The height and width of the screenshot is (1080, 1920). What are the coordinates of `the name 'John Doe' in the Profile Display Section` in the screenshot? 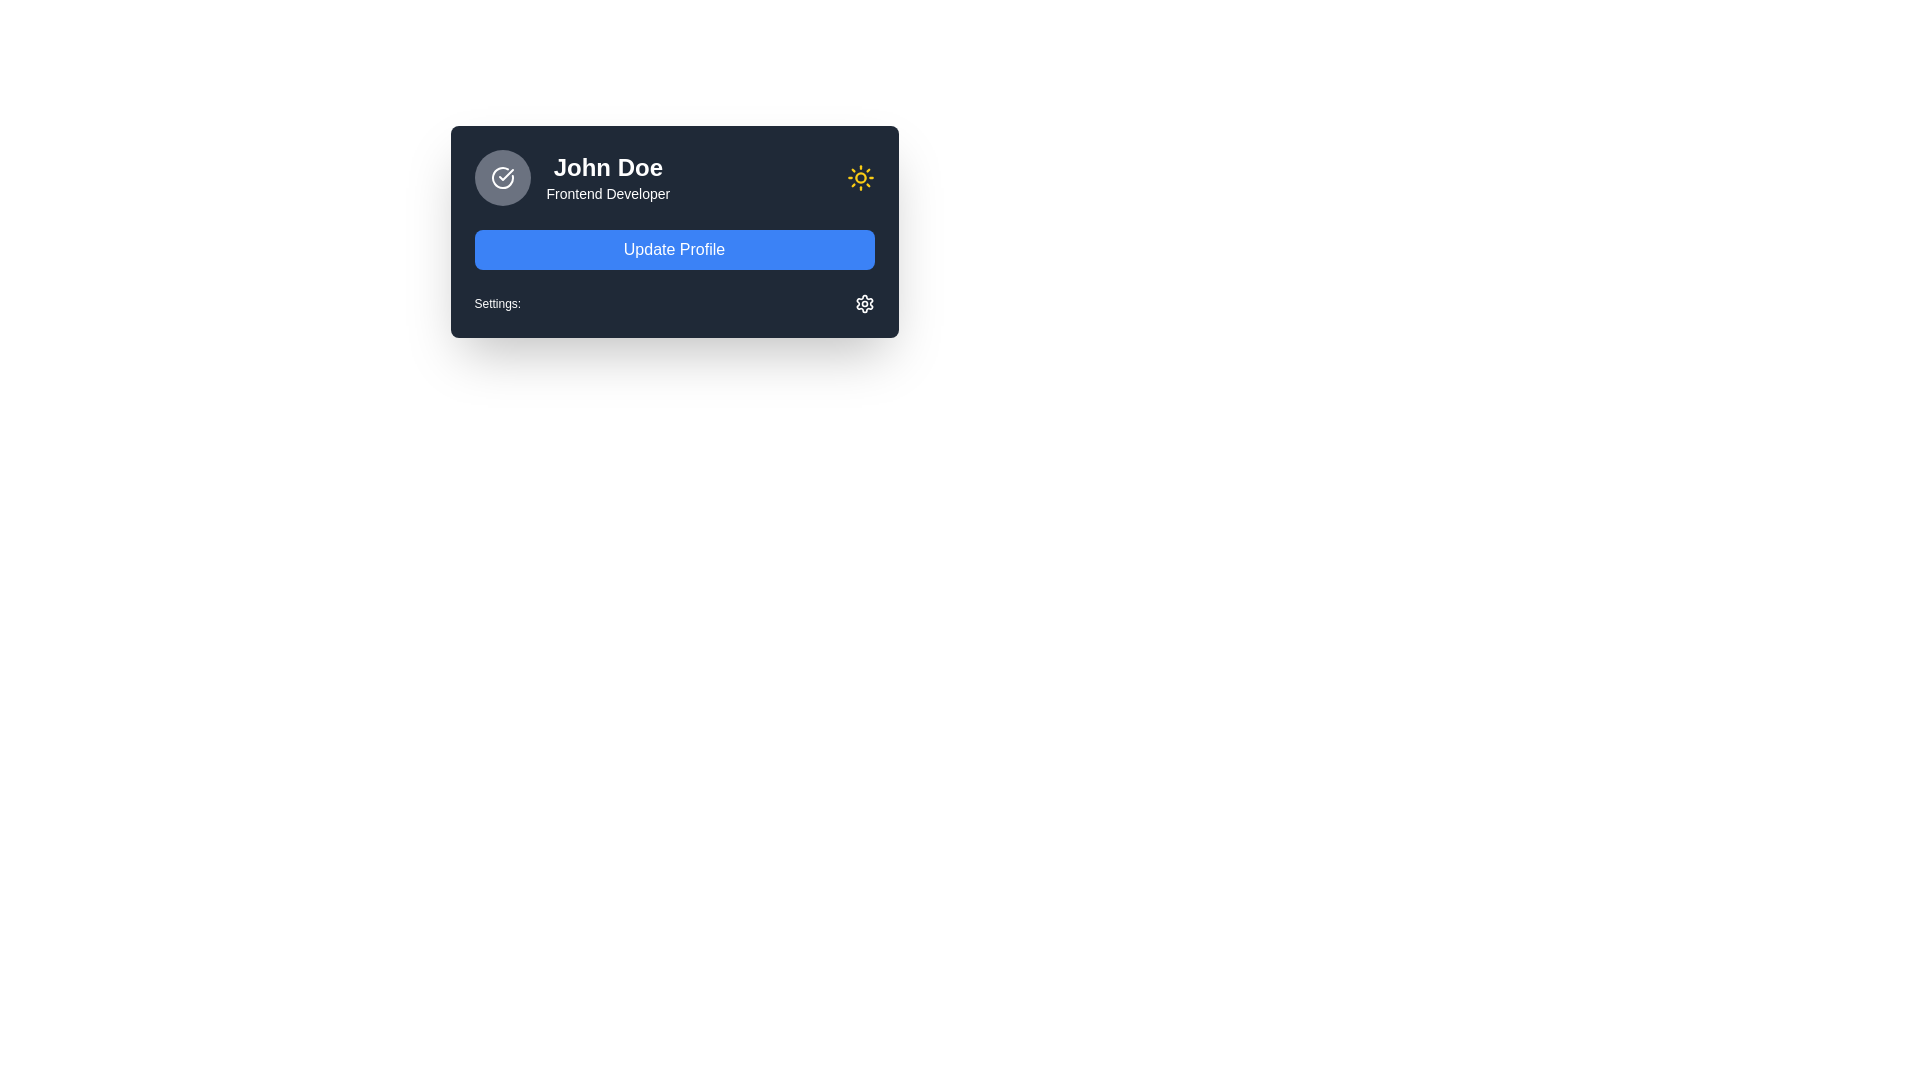 It's located at (571, 176).